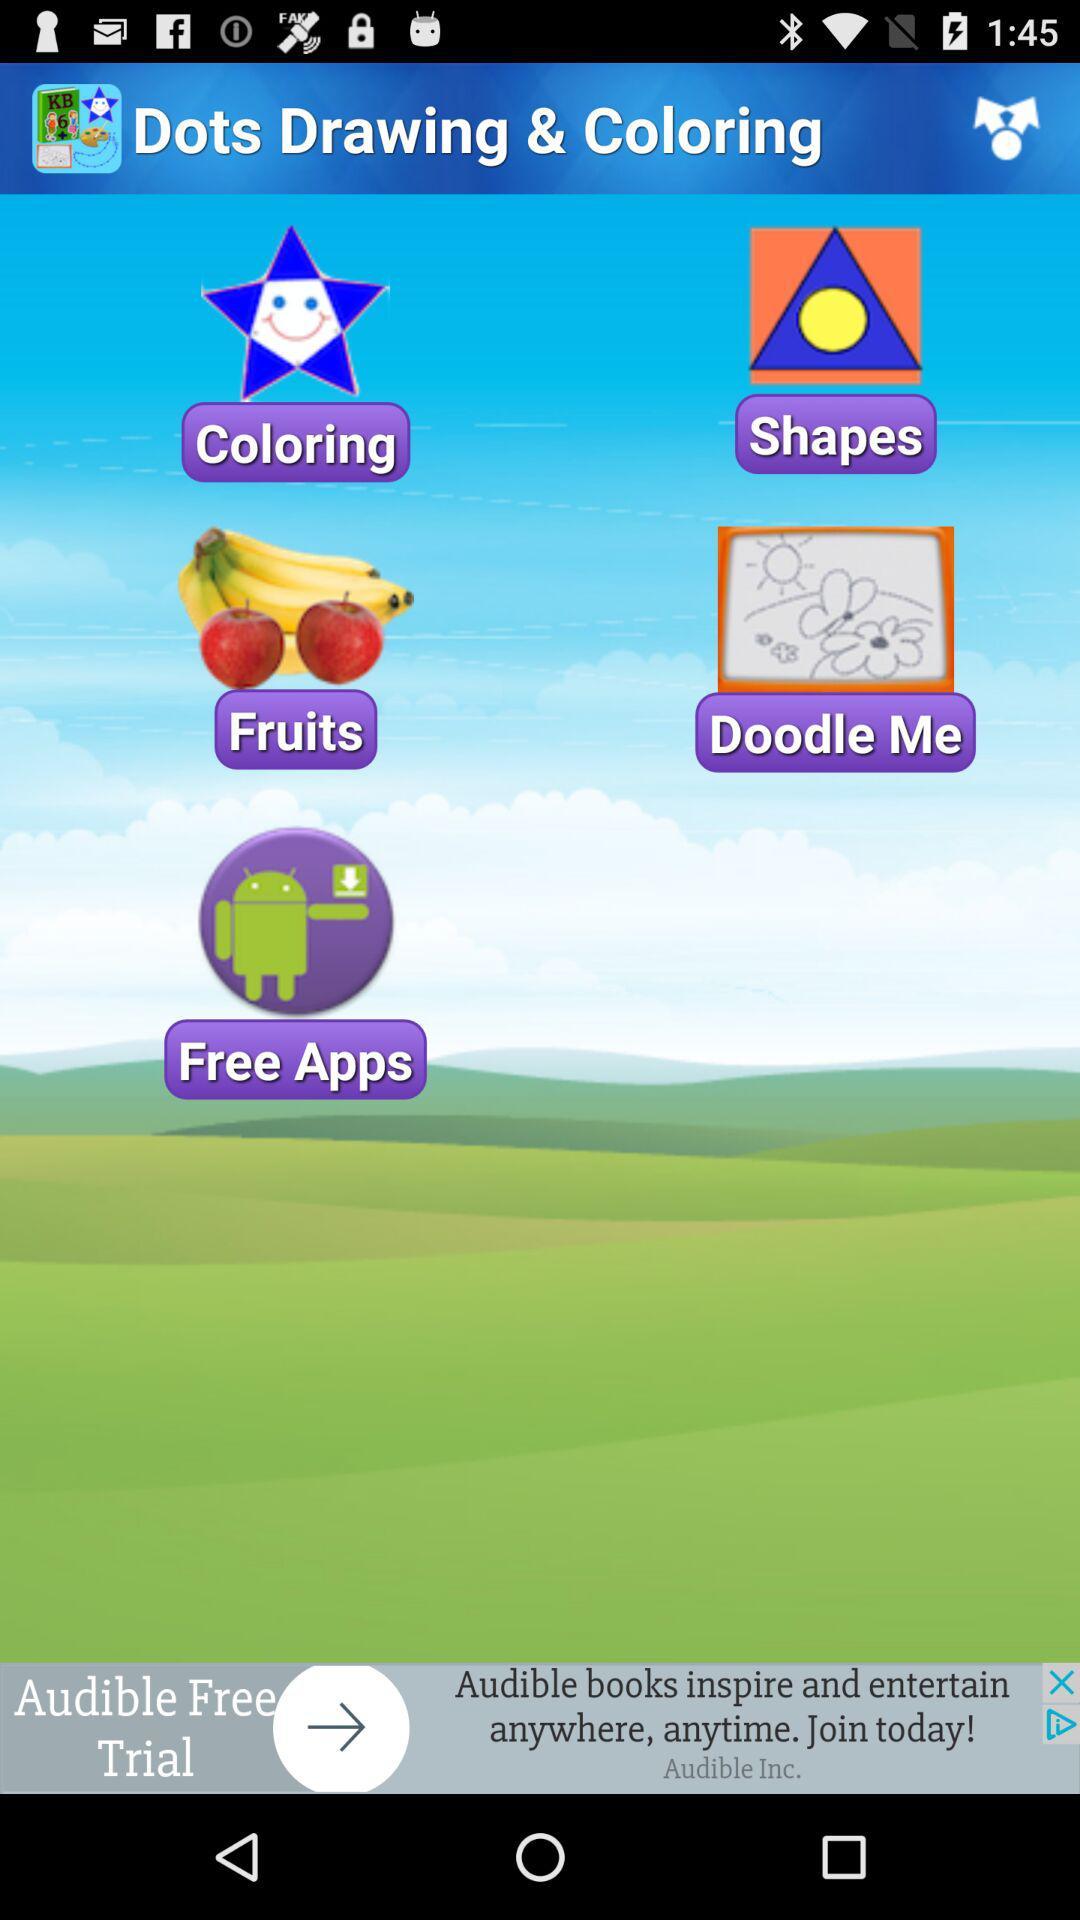 This screenshot has width=1080, height=1920. What do you see at coordinates (540, 1727) in the screenshot?
I see `advertisement` at bounding box center [540, 1727].